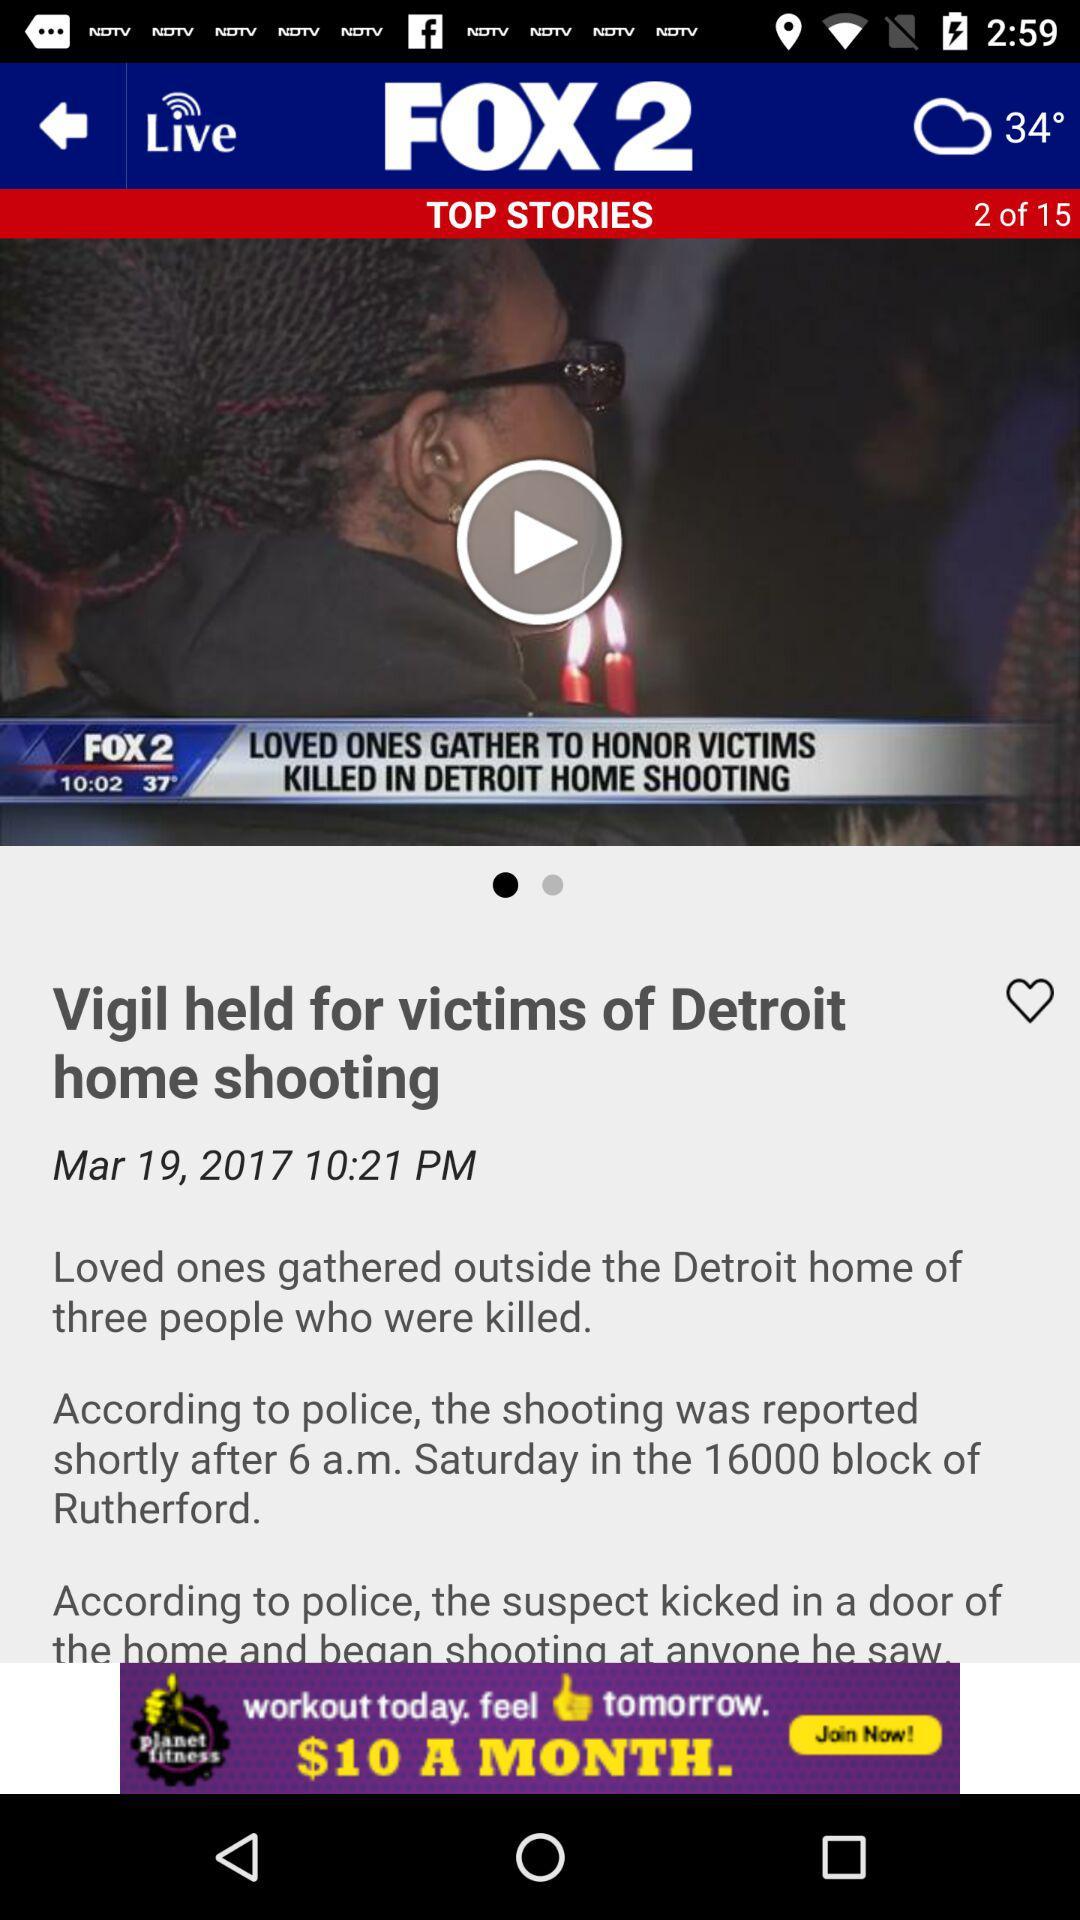 Image resolution: width=1080 pixels, height=1920 pixels. Describe the element at coordinates (540, 124) in the screenshot. I see `the advertisement` at that location.